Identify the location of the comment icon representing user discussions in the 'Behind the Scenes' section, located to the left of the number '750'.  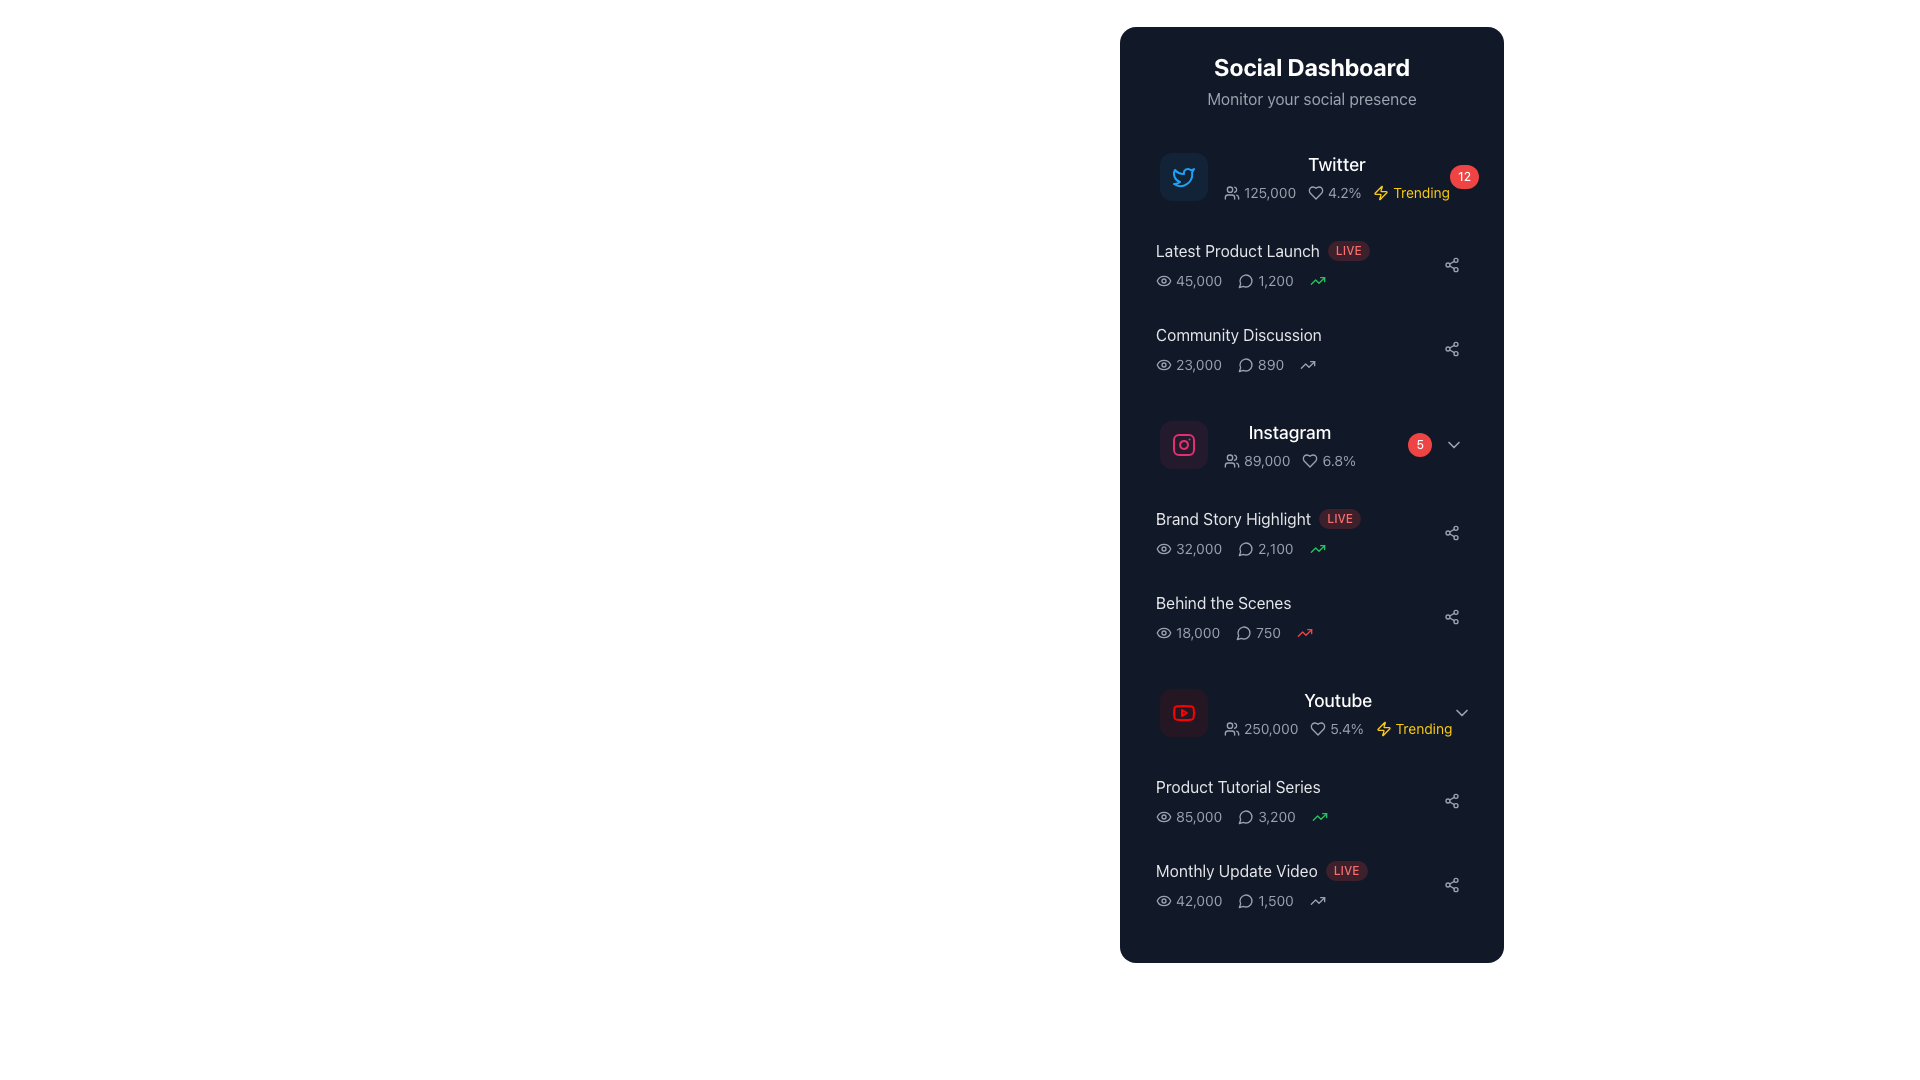
(1243, 632).